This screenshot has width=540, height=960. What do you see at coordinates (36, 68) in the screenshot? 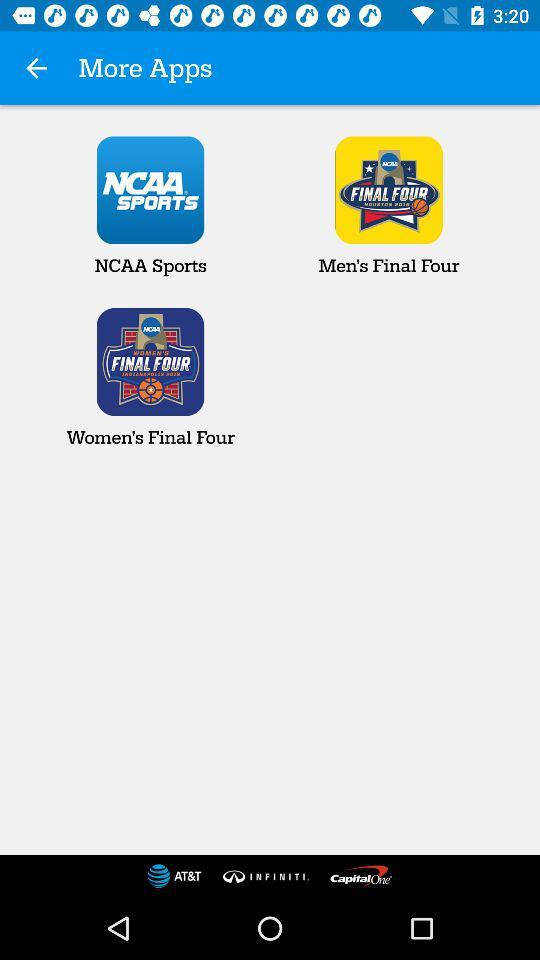
I see `app to the left of more apps item` at bounding box center [36, 68].